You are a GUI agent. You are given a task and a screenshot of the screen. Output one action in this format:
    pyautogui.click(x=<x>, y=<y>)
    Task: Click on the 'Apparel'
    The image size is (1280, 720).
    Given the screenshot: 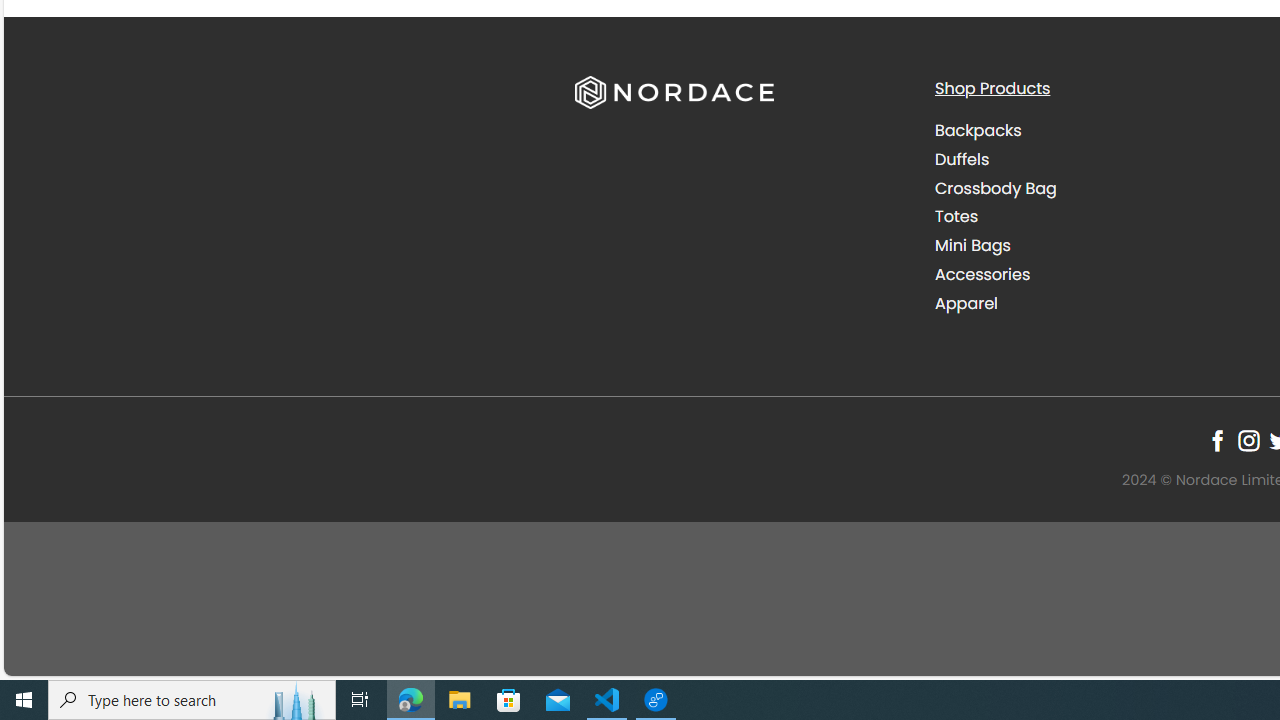 What is the action you would take?
    pyautogui.click(x=966, y=303)
    